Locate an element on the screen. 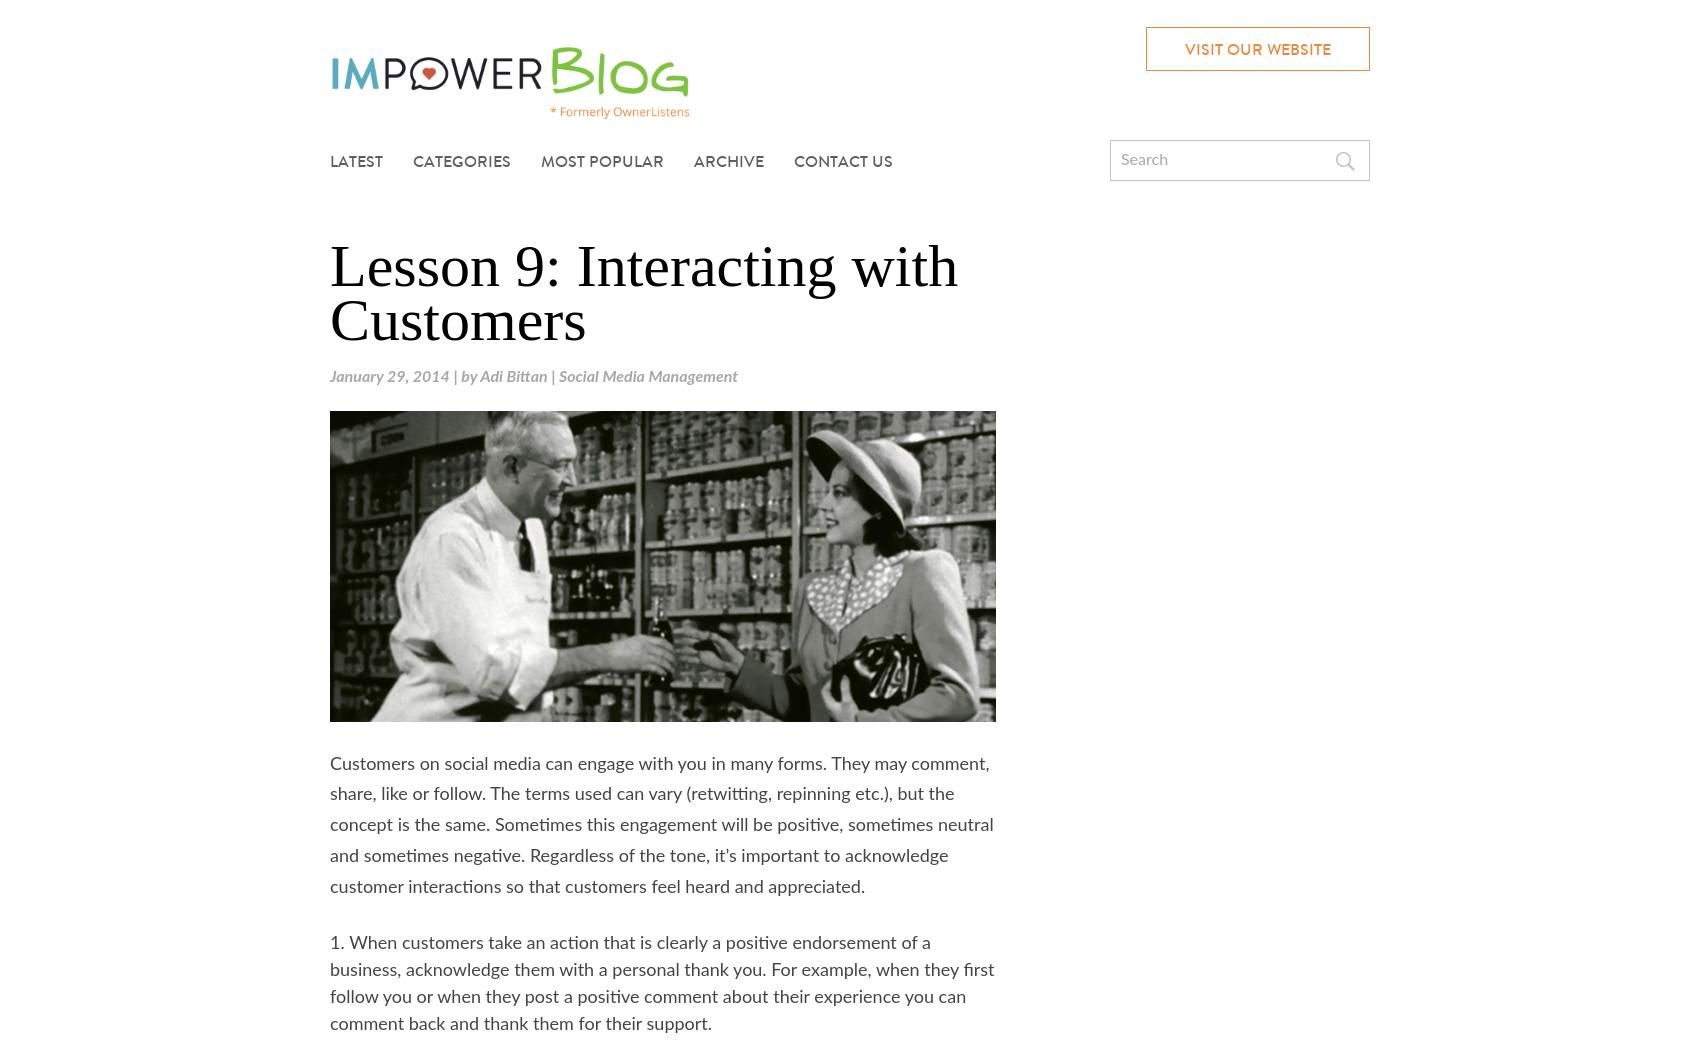 The image size is (1700, 1057). 'No one likes to be left hanging on hold' is located at coordinates (681, 217).